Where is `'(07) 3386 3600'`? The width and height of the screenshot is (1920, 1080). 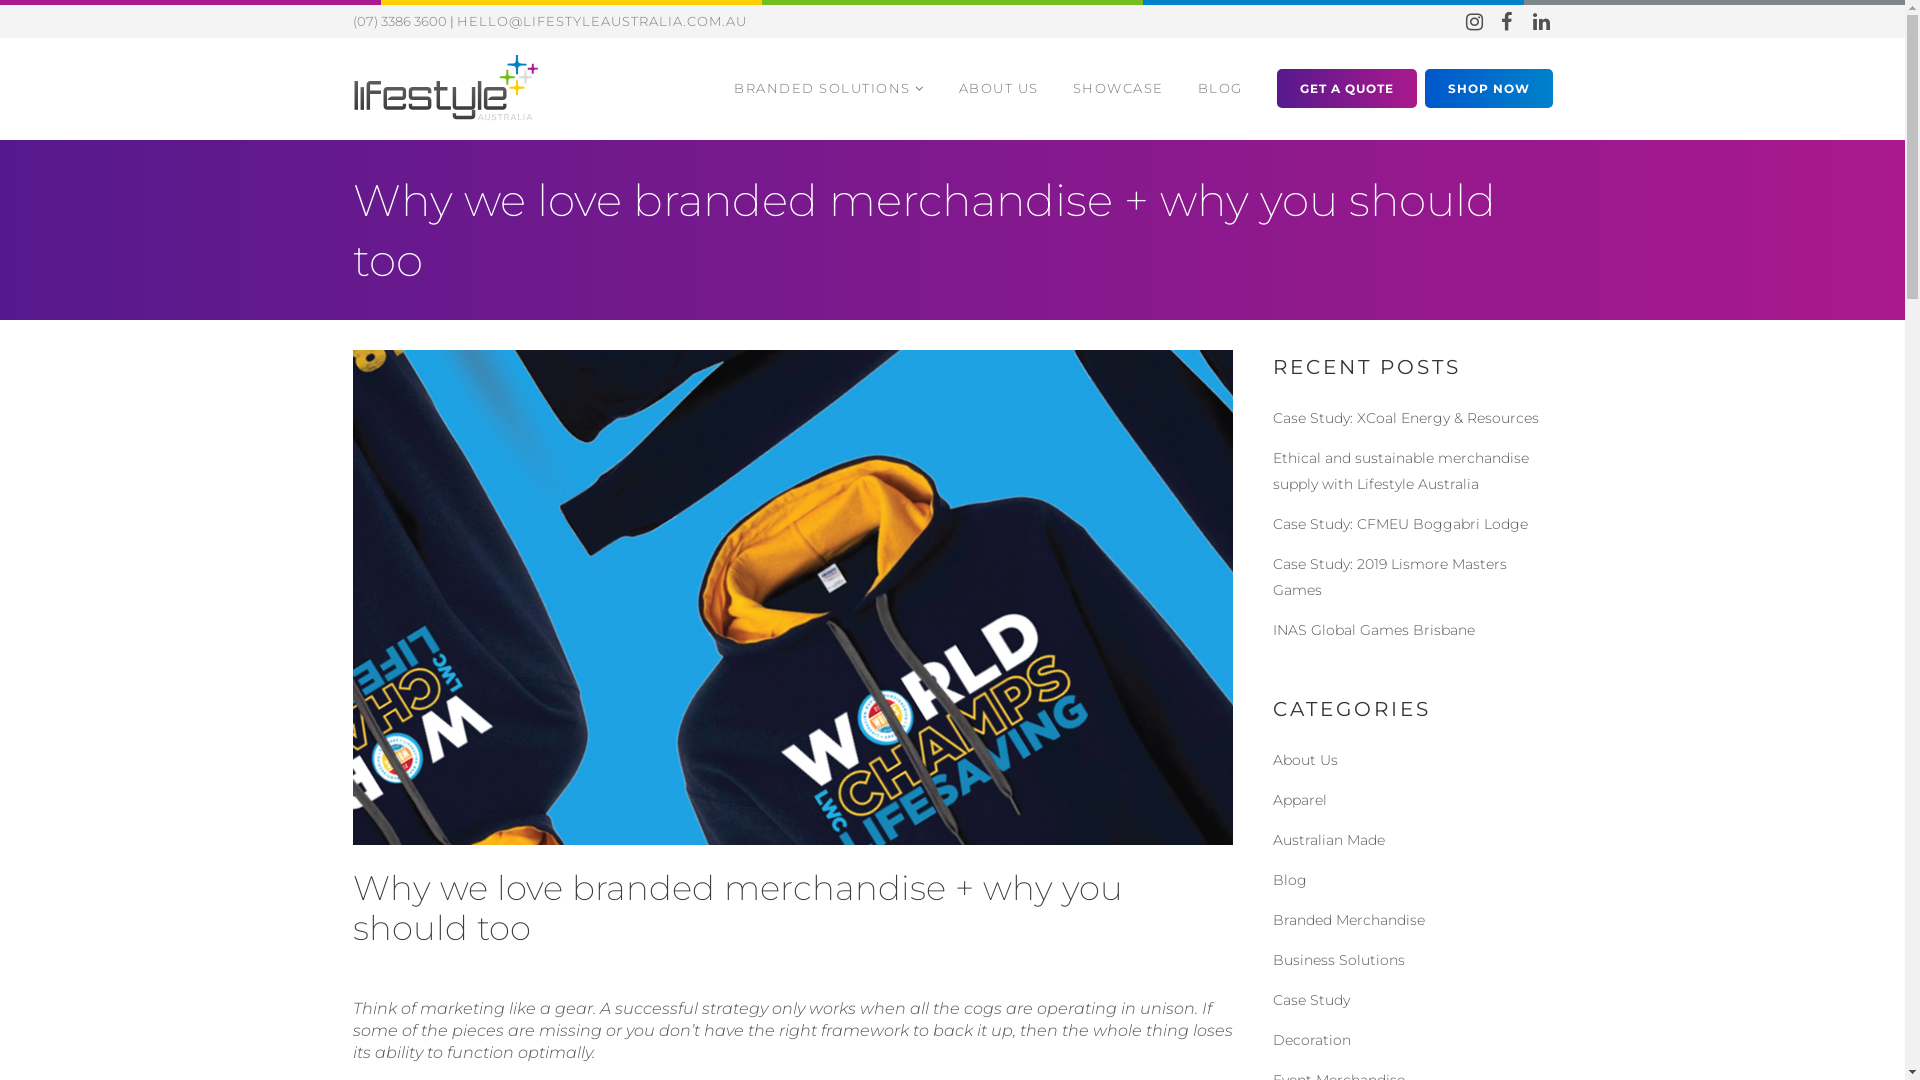
'(07) 3386 3600' is located at coordinates (398, 20).